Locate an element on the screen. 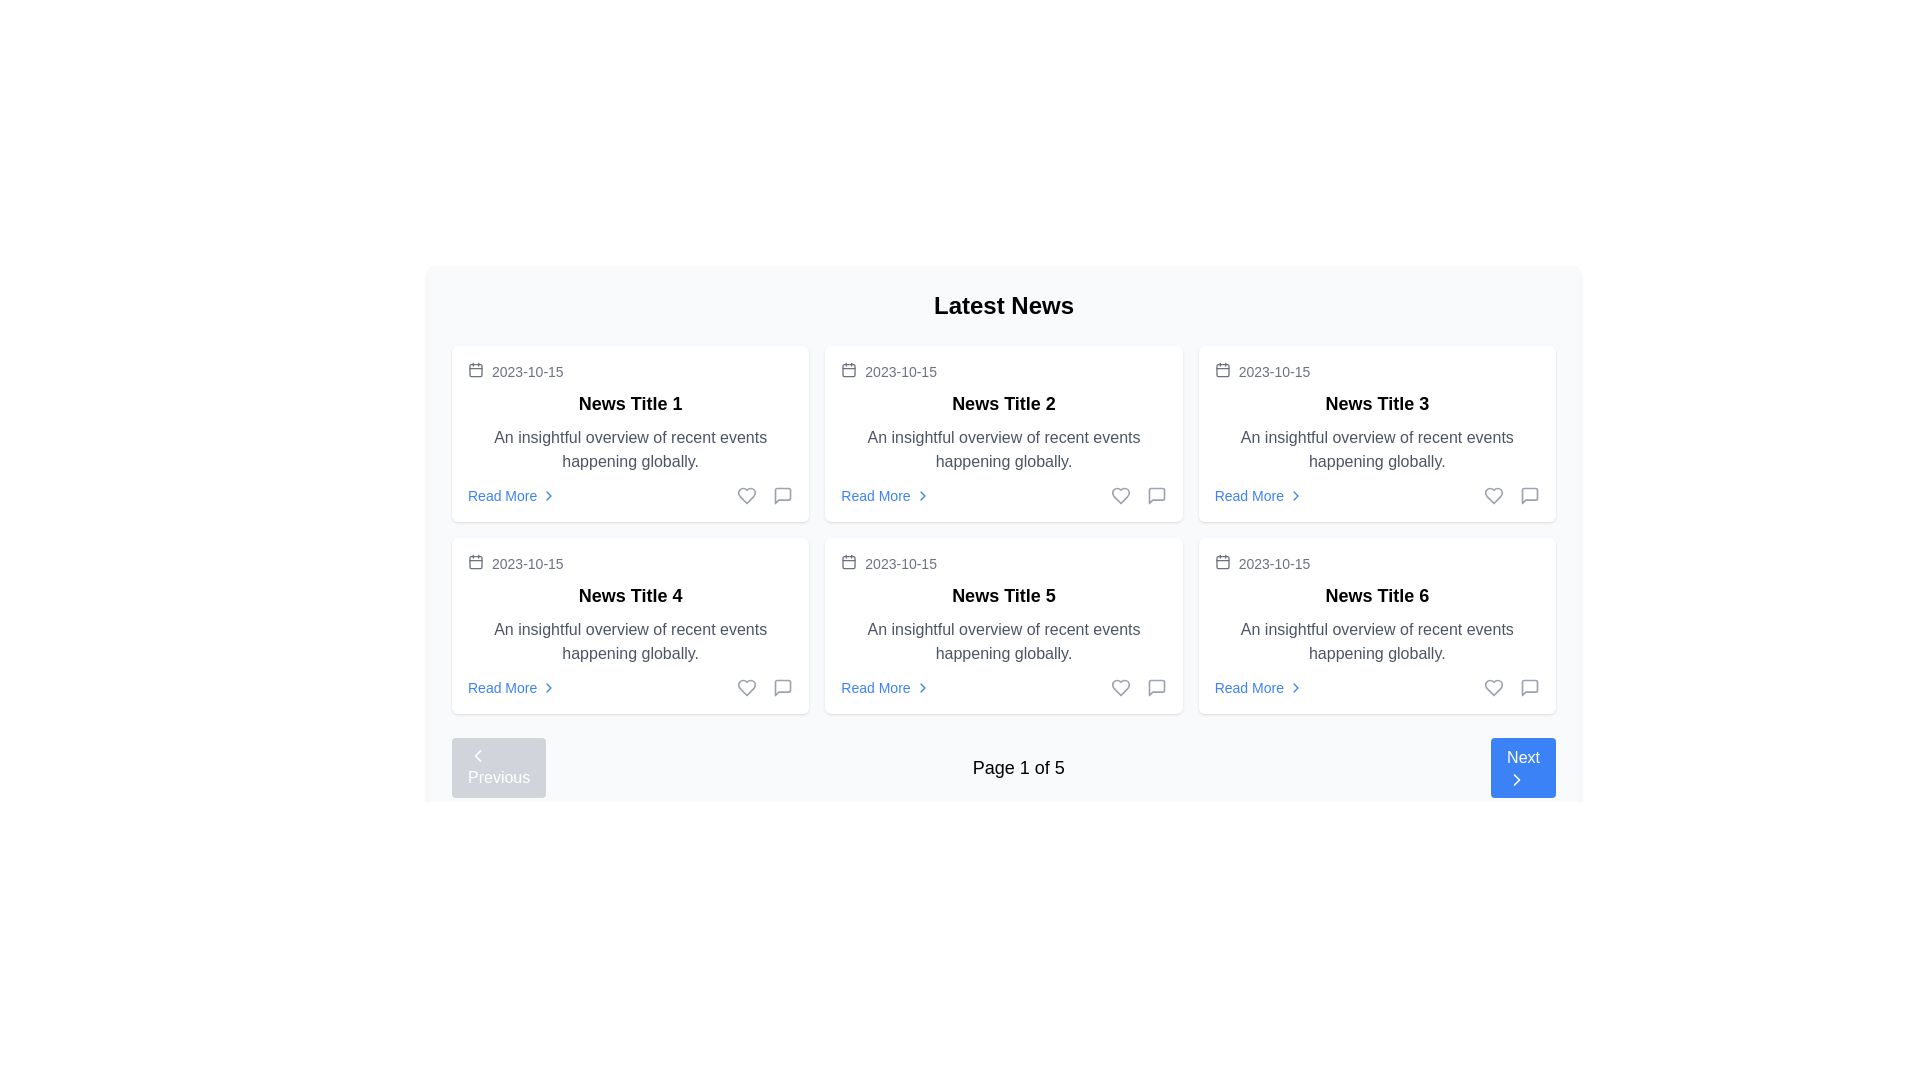 The width and height of the screenshot is (1920, 1080). the Text Label displaying the date of the event or article, located inside the first card in the grid of news articles, at the top-left corner below the calendar icon is located at coordinates (527, 371).